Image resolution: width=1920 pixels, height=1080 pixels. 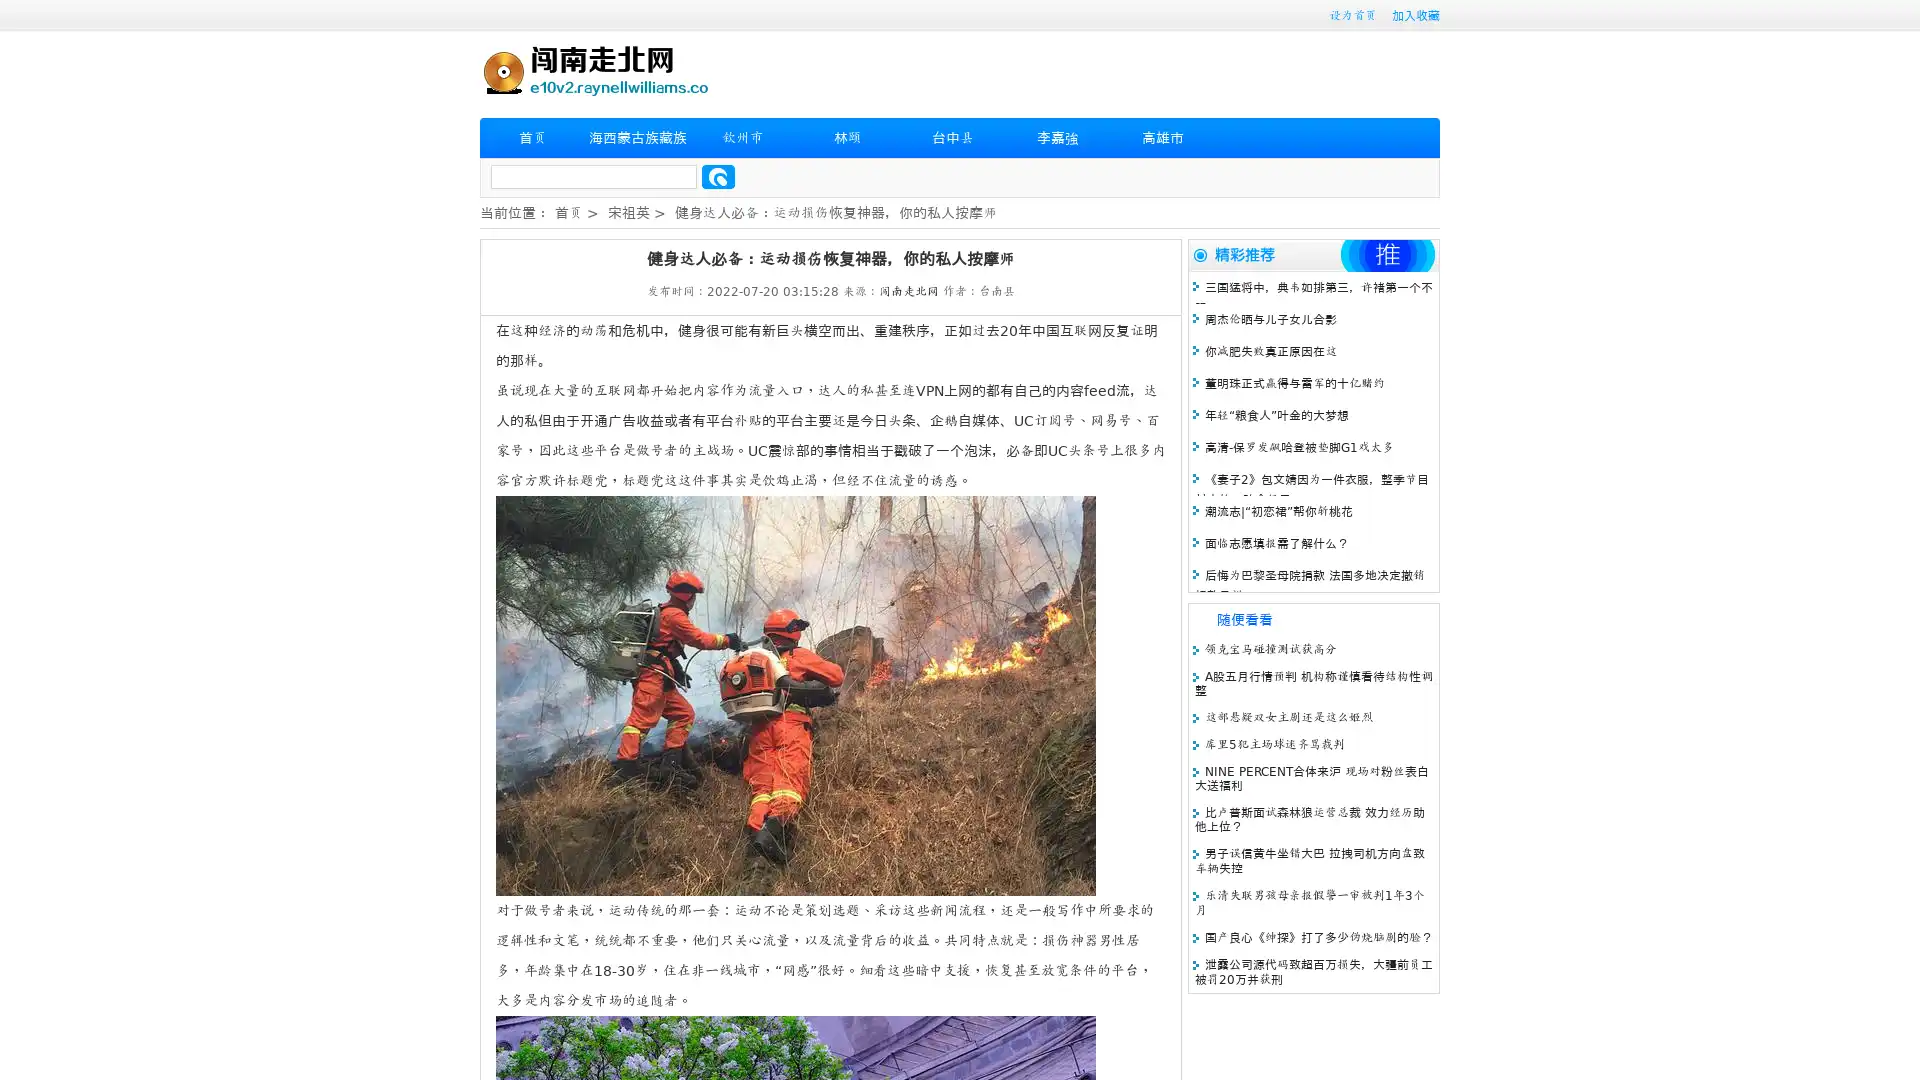 What do you see at coordinates (718, 176) in the screenshot?
I see `Search` at bounding box center [718, 176].